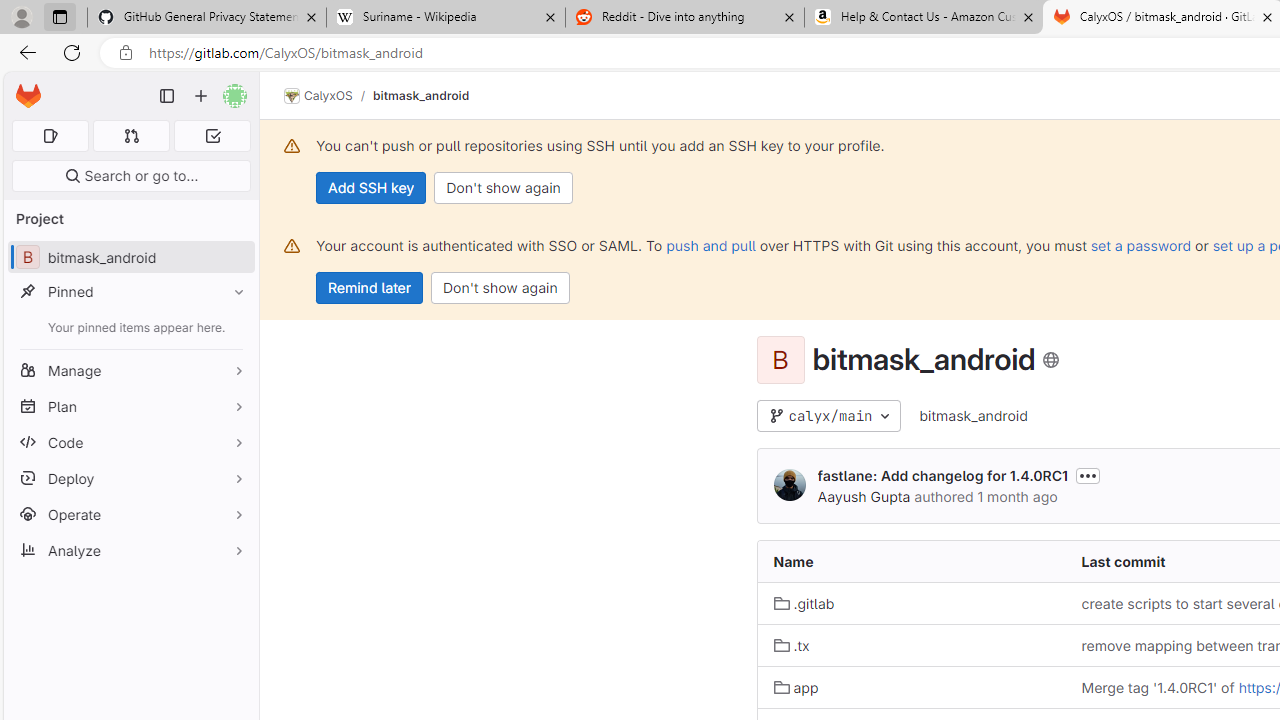 This screenshot has width=1280, height=720. What do you see at coordinates (973, 414) in the screenshot?
I see `'bitmask_android'` at bounding box center [973, 414].